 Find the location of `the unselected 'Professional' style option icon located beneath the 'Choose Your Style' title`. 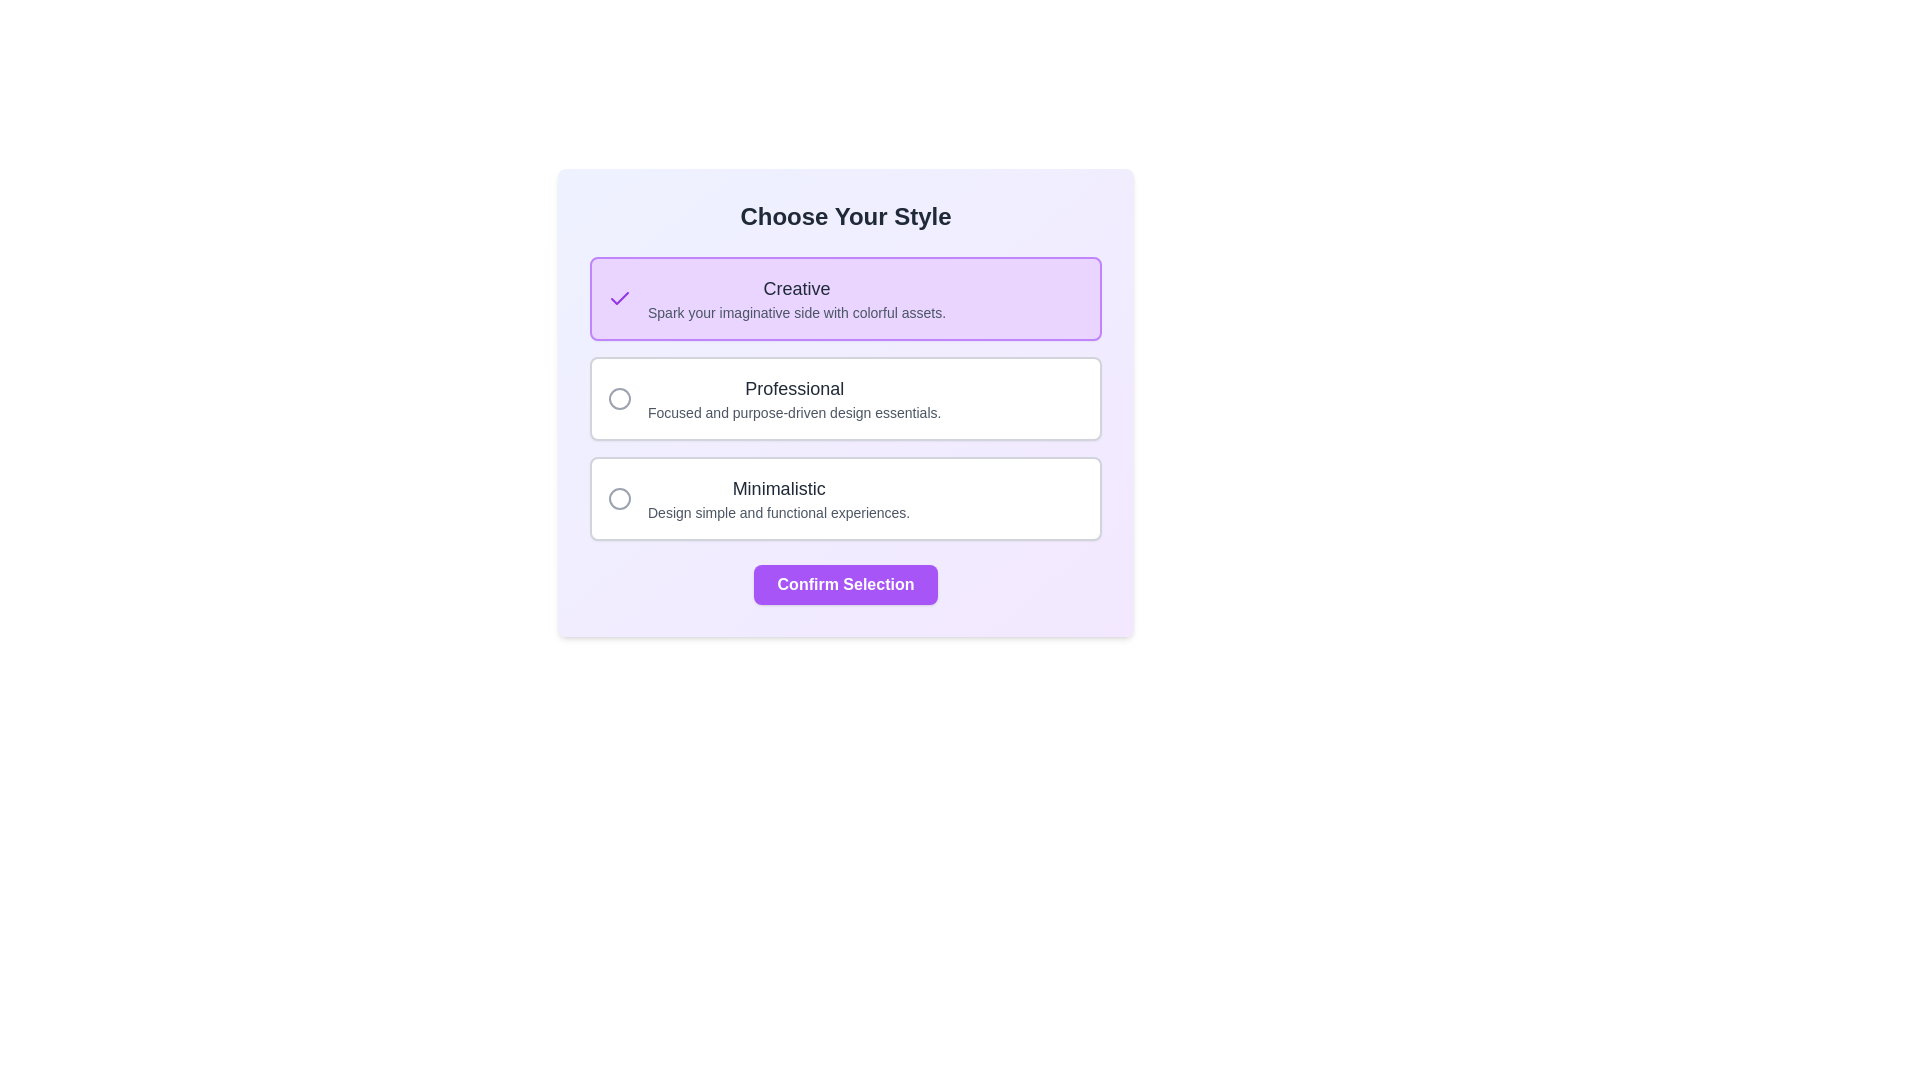

the unselected 'Professional' style option icon located beneath the 'Choose Your Style' title is located at coordinates (618, 398).